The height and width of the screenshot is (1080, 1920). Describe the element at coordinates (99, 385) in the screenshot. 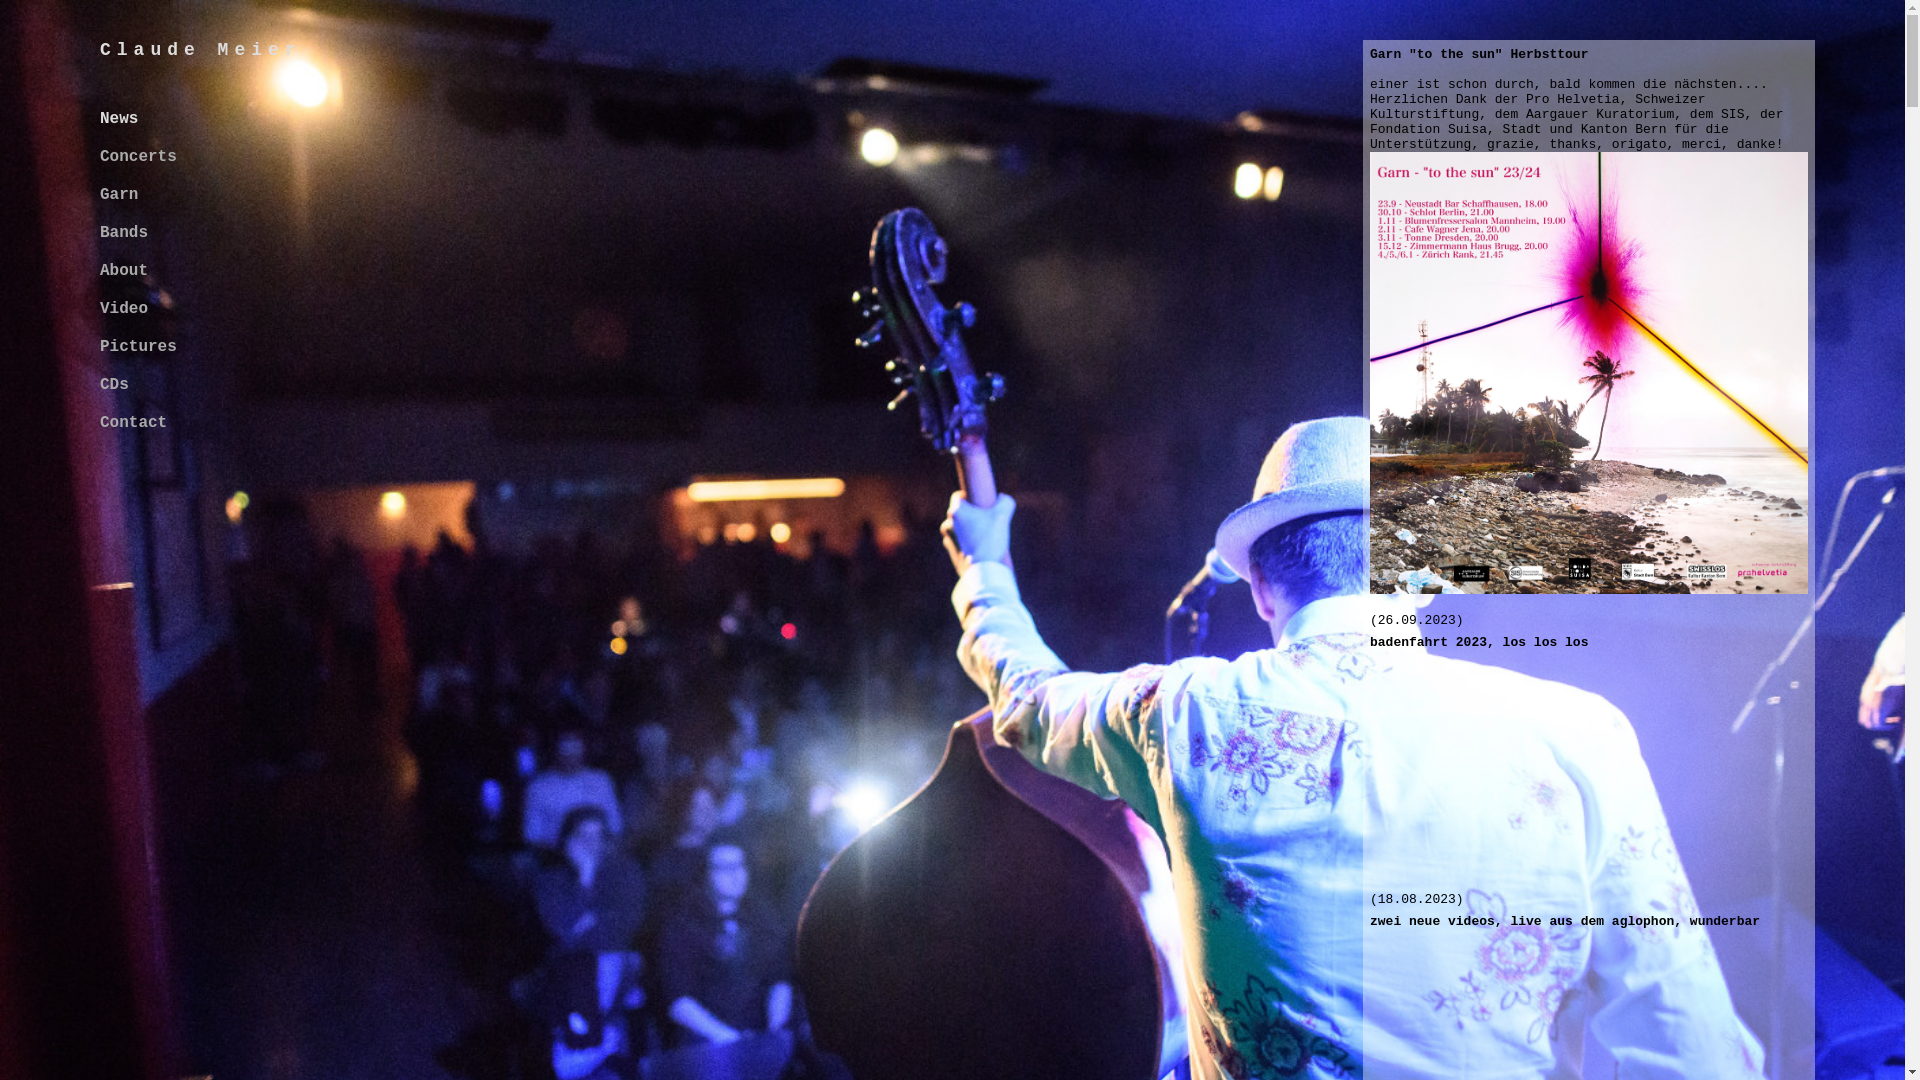

I see `'CDs'` at that location.